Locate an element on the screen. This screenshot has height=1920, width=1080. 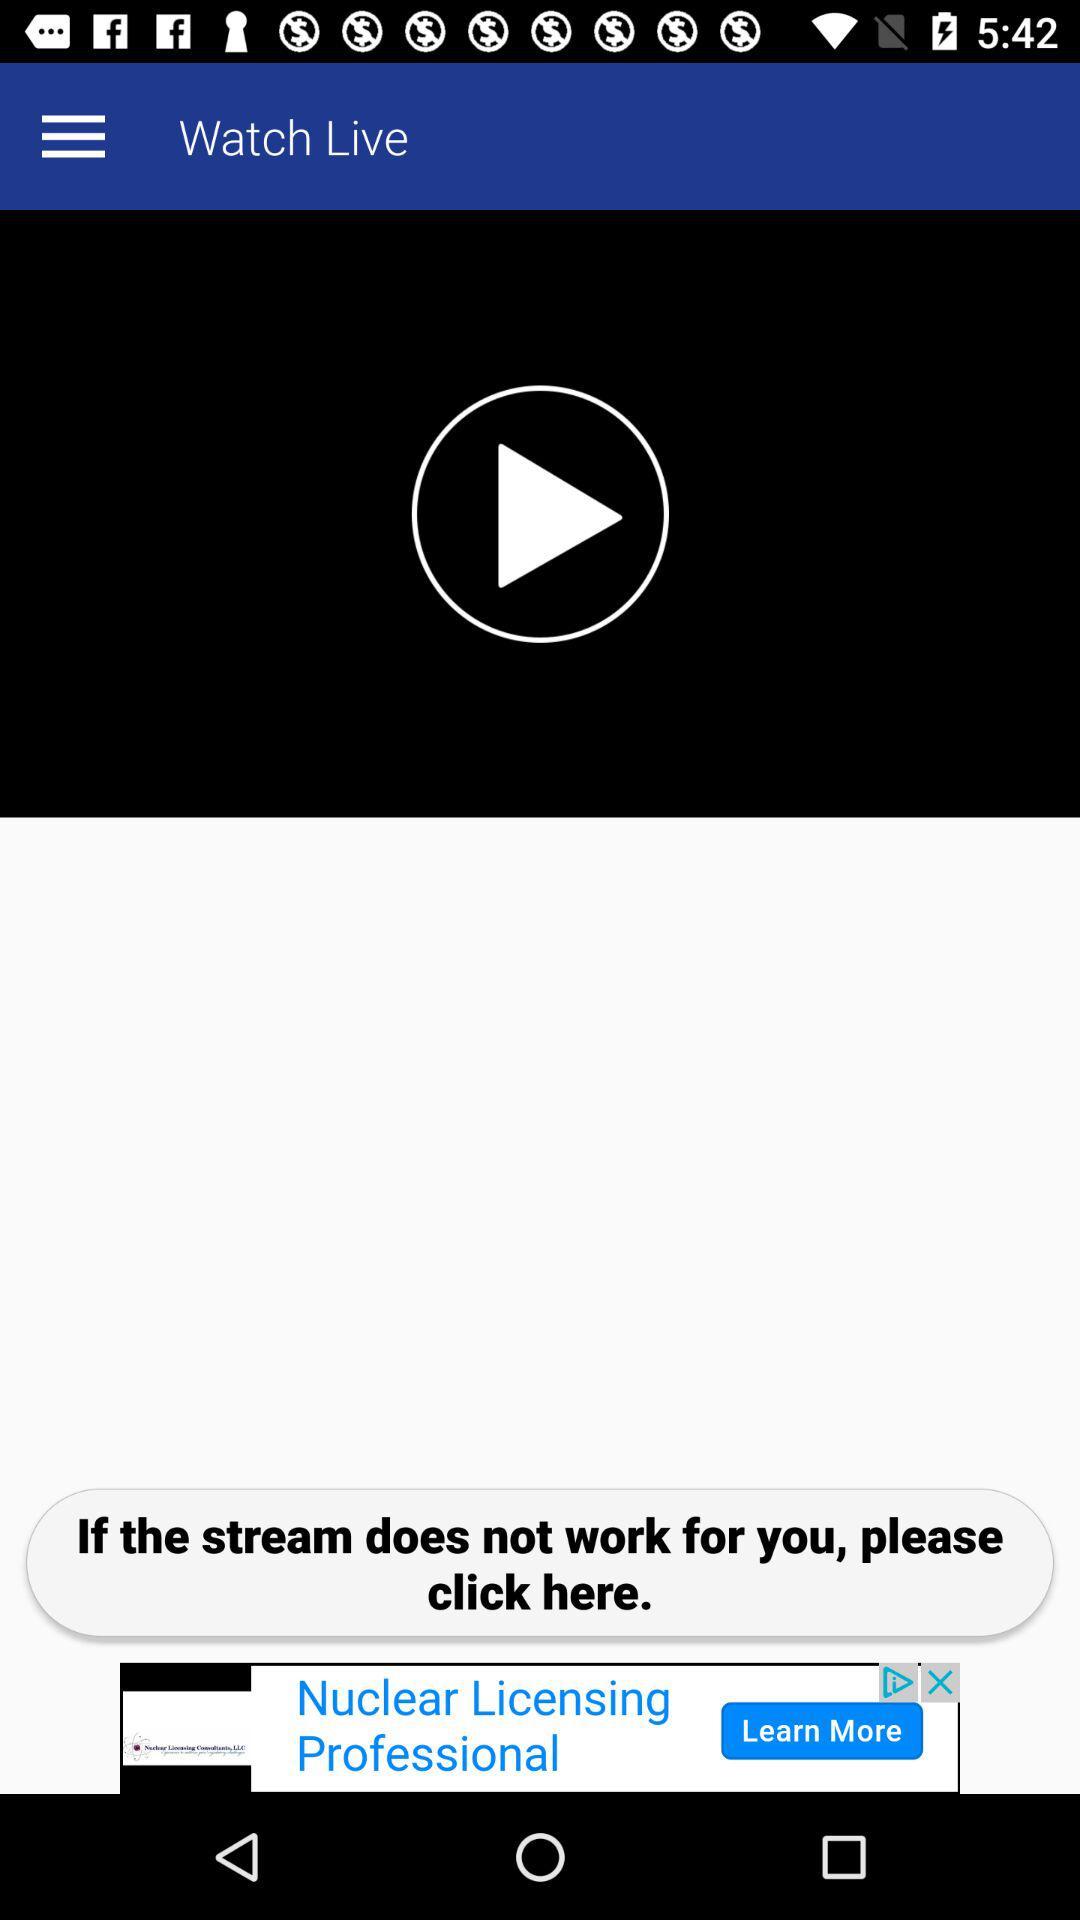
song is located at coordinates (540, 513).